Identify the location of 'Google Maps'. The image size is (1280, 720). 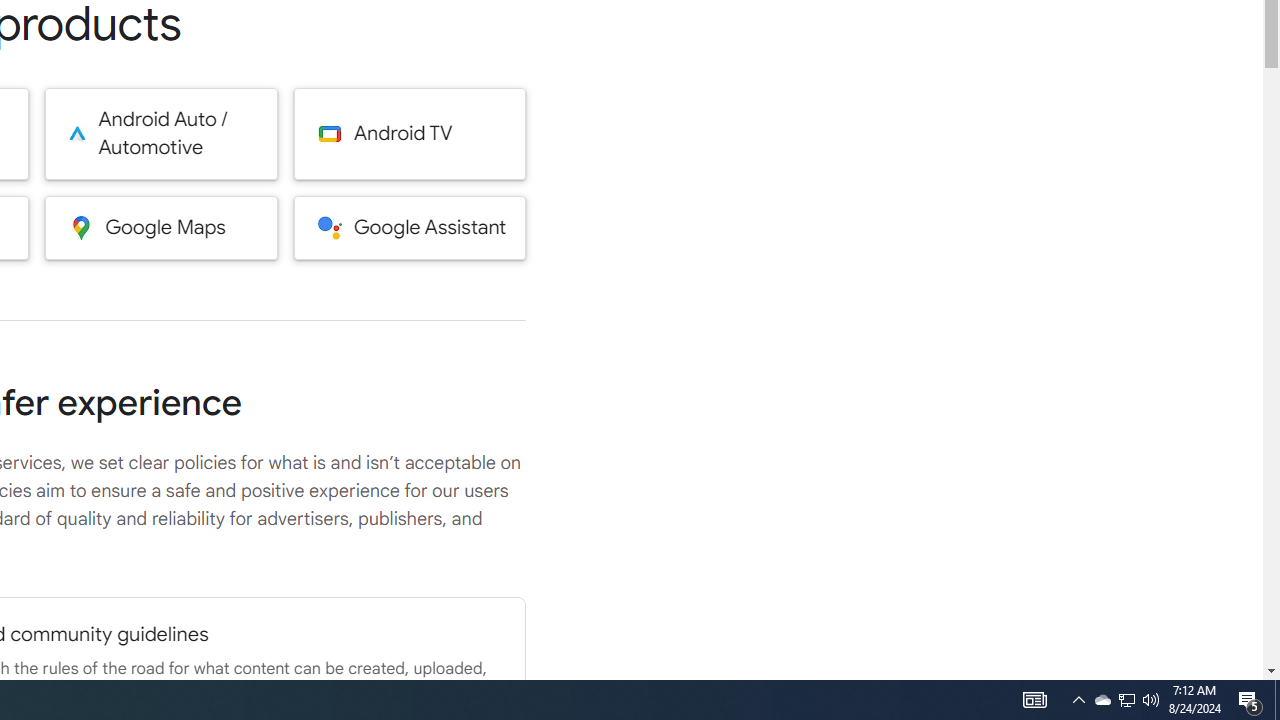
(161, 226).